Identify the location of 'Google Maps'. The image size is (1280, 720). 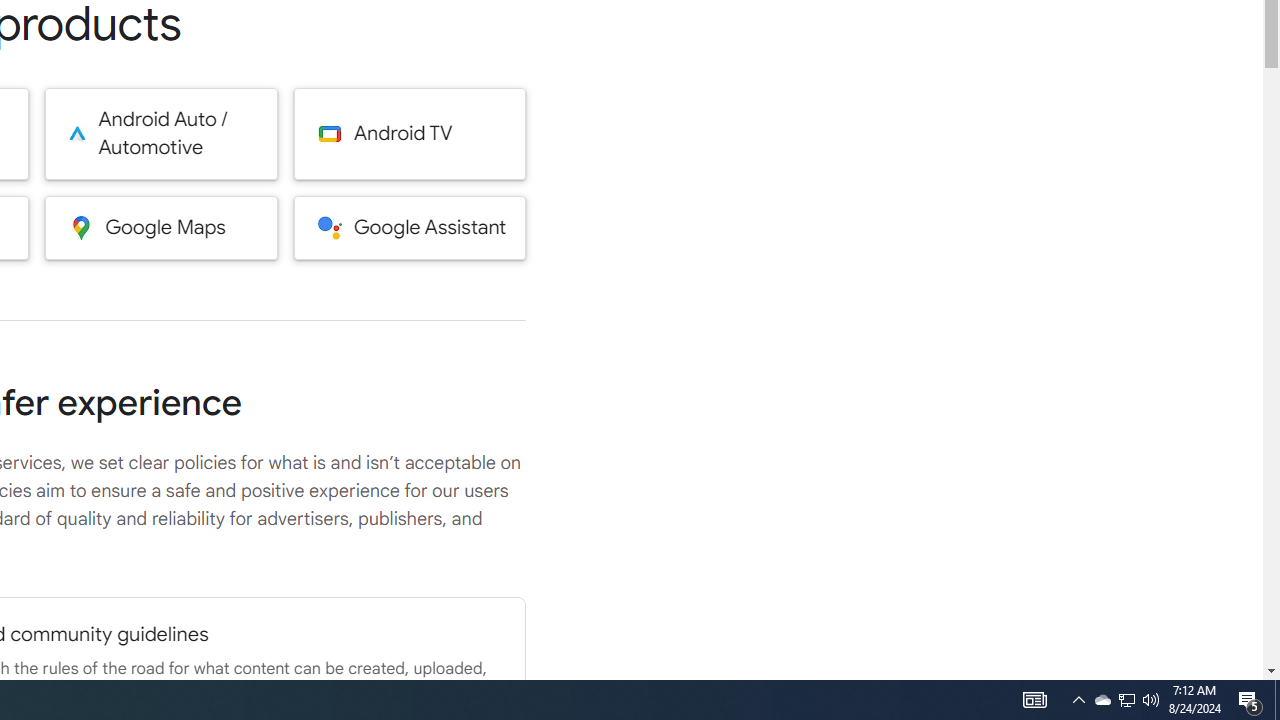
(161, 226).